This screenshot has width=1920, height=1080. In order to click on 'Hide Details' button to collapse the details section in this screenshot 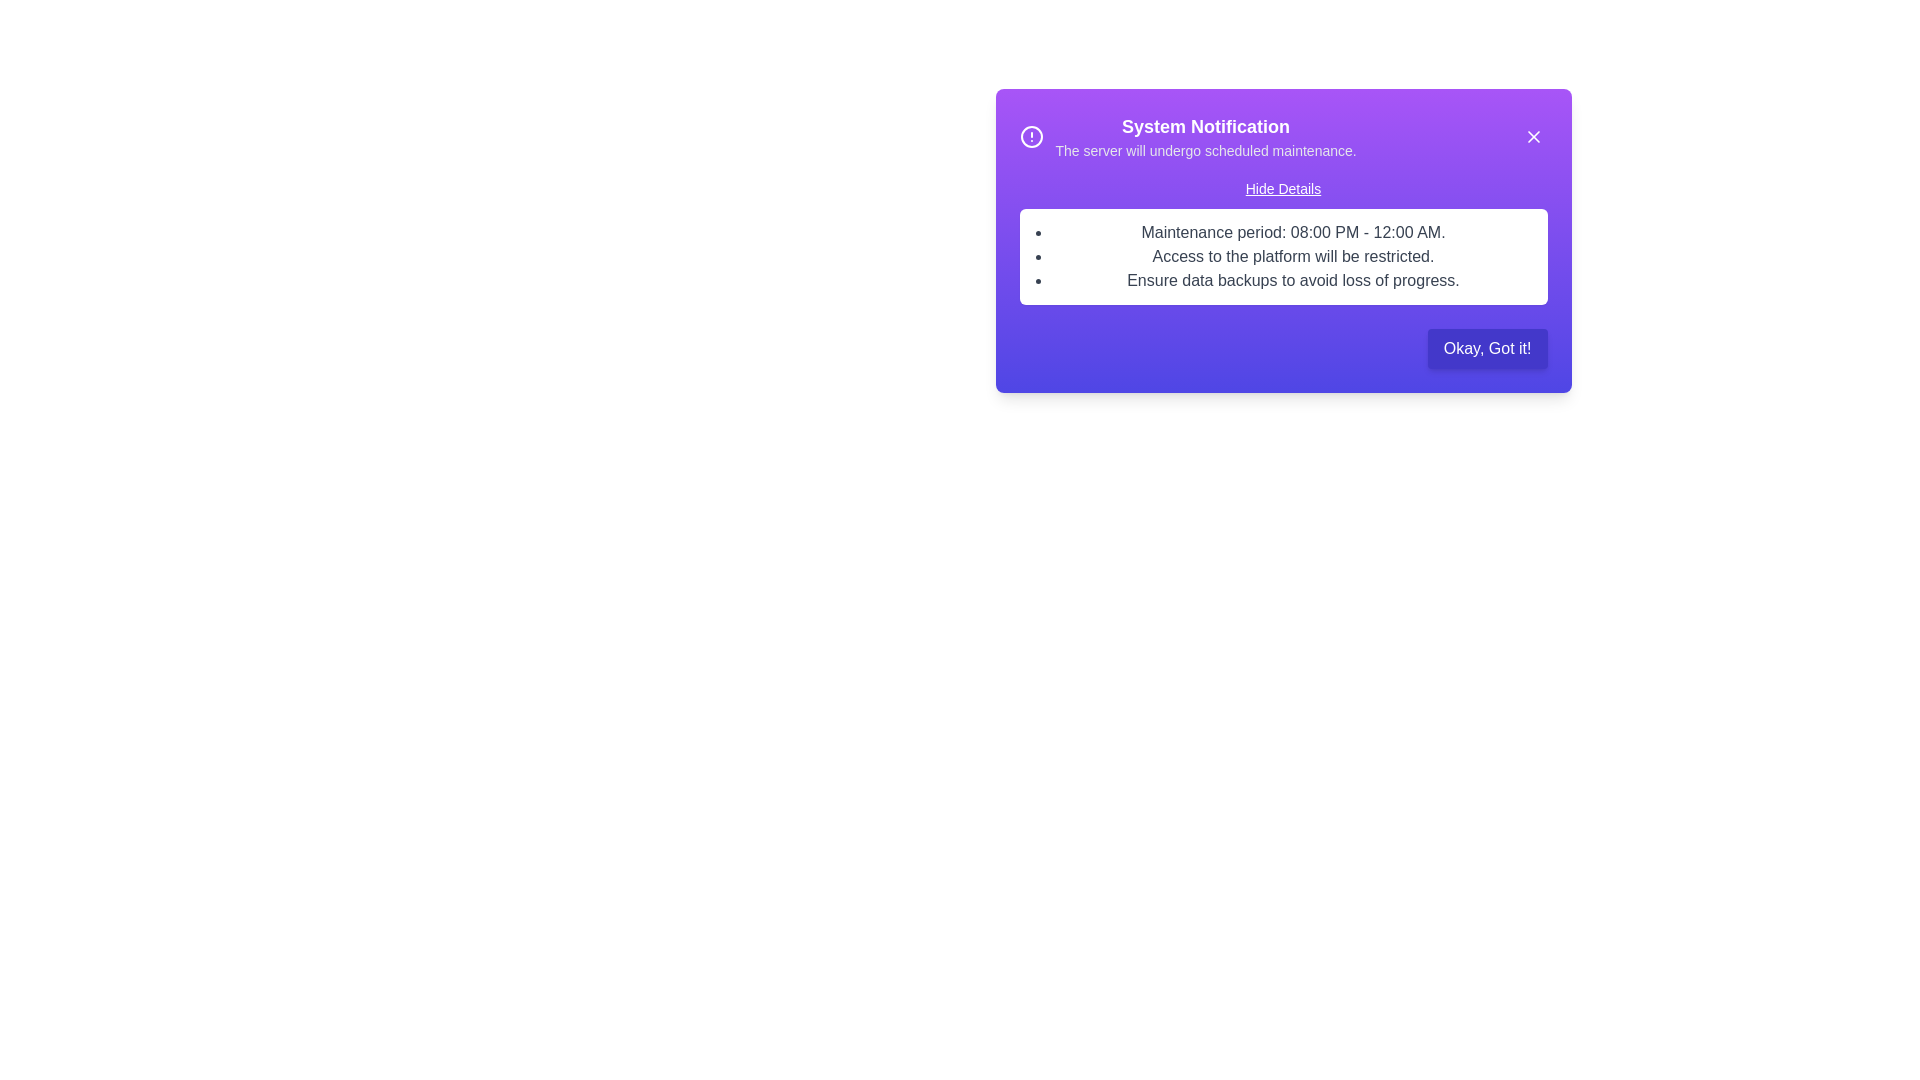, I will do `click(1282, 189)`.